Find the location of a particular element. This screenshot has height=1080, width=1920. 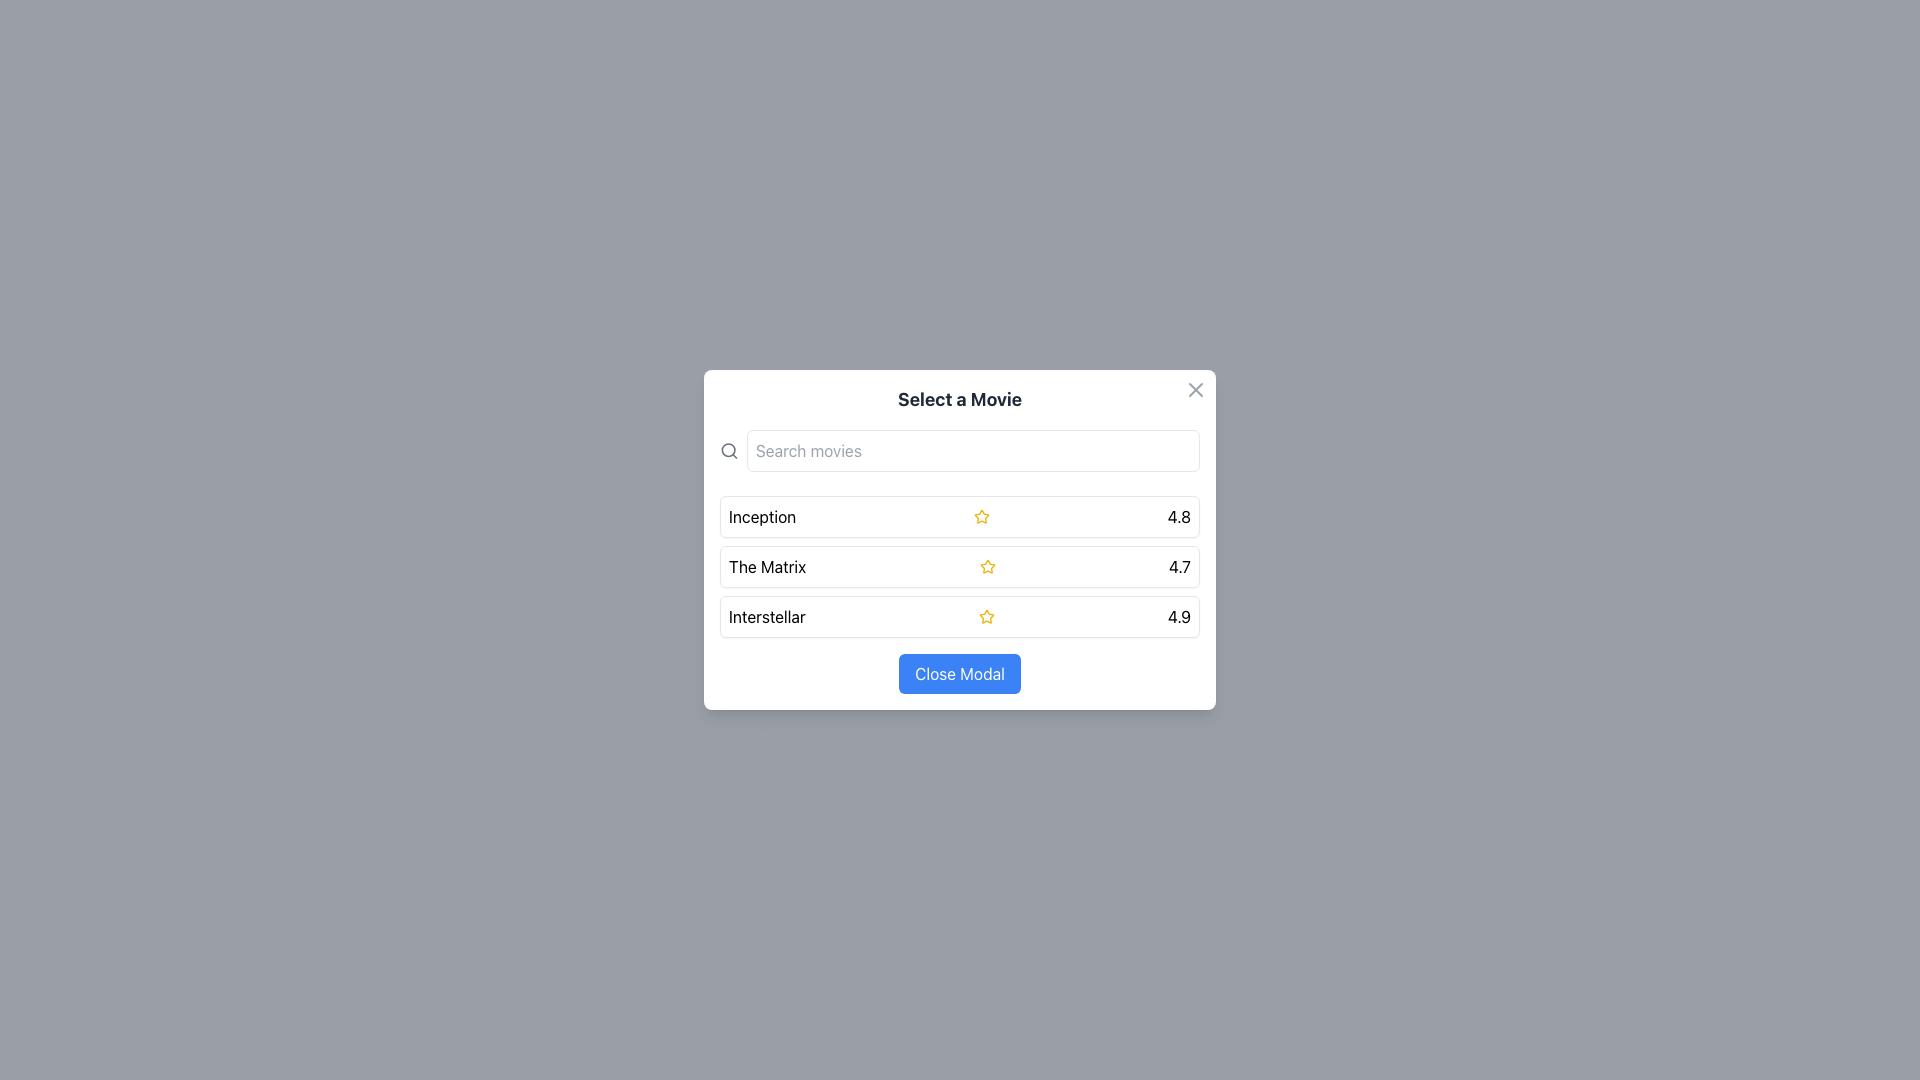

the circular part of the search icon located on the left side of the 'Search movies' input field in the 'Select a Movie' popup dialog is located at coordinates (727, 450).